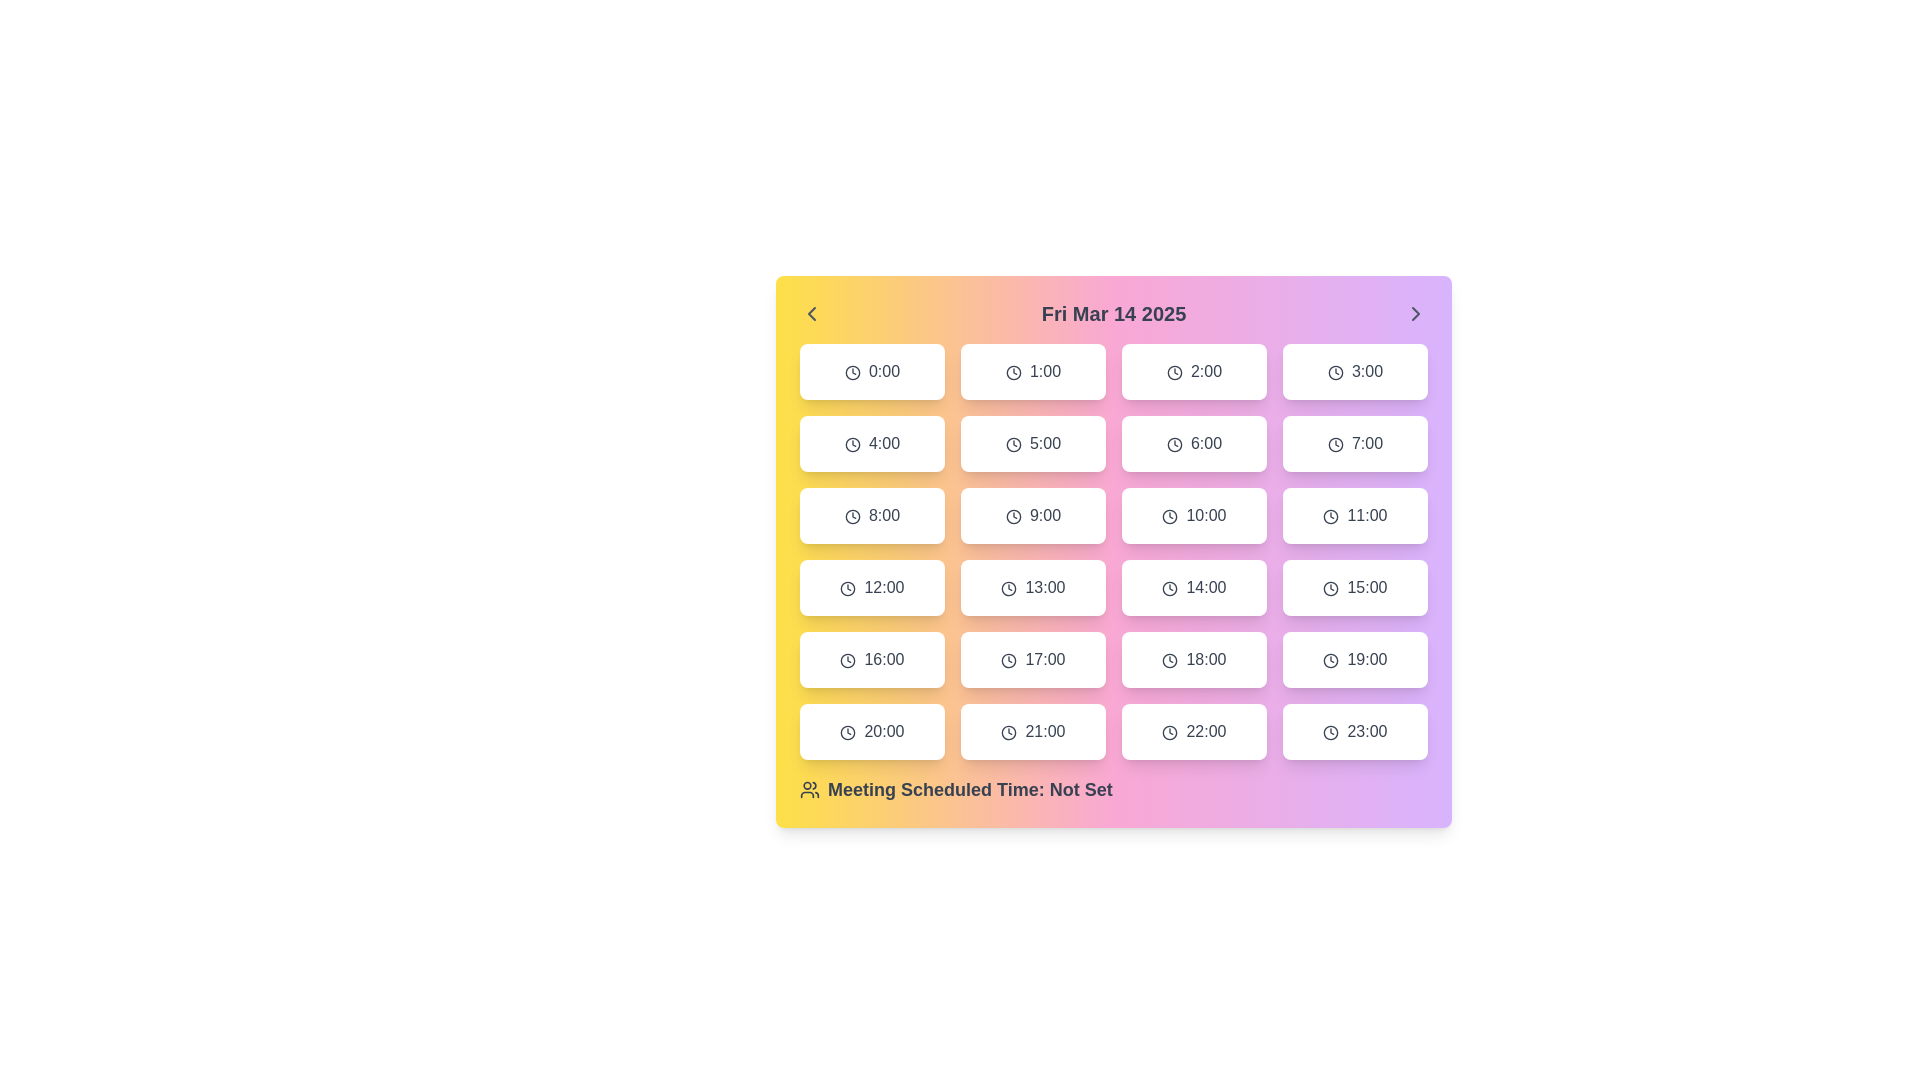  I want to click on the clock icon located next to the text '23:00' in the bottom-right tile of the time slot grid, so click(1331, 732).